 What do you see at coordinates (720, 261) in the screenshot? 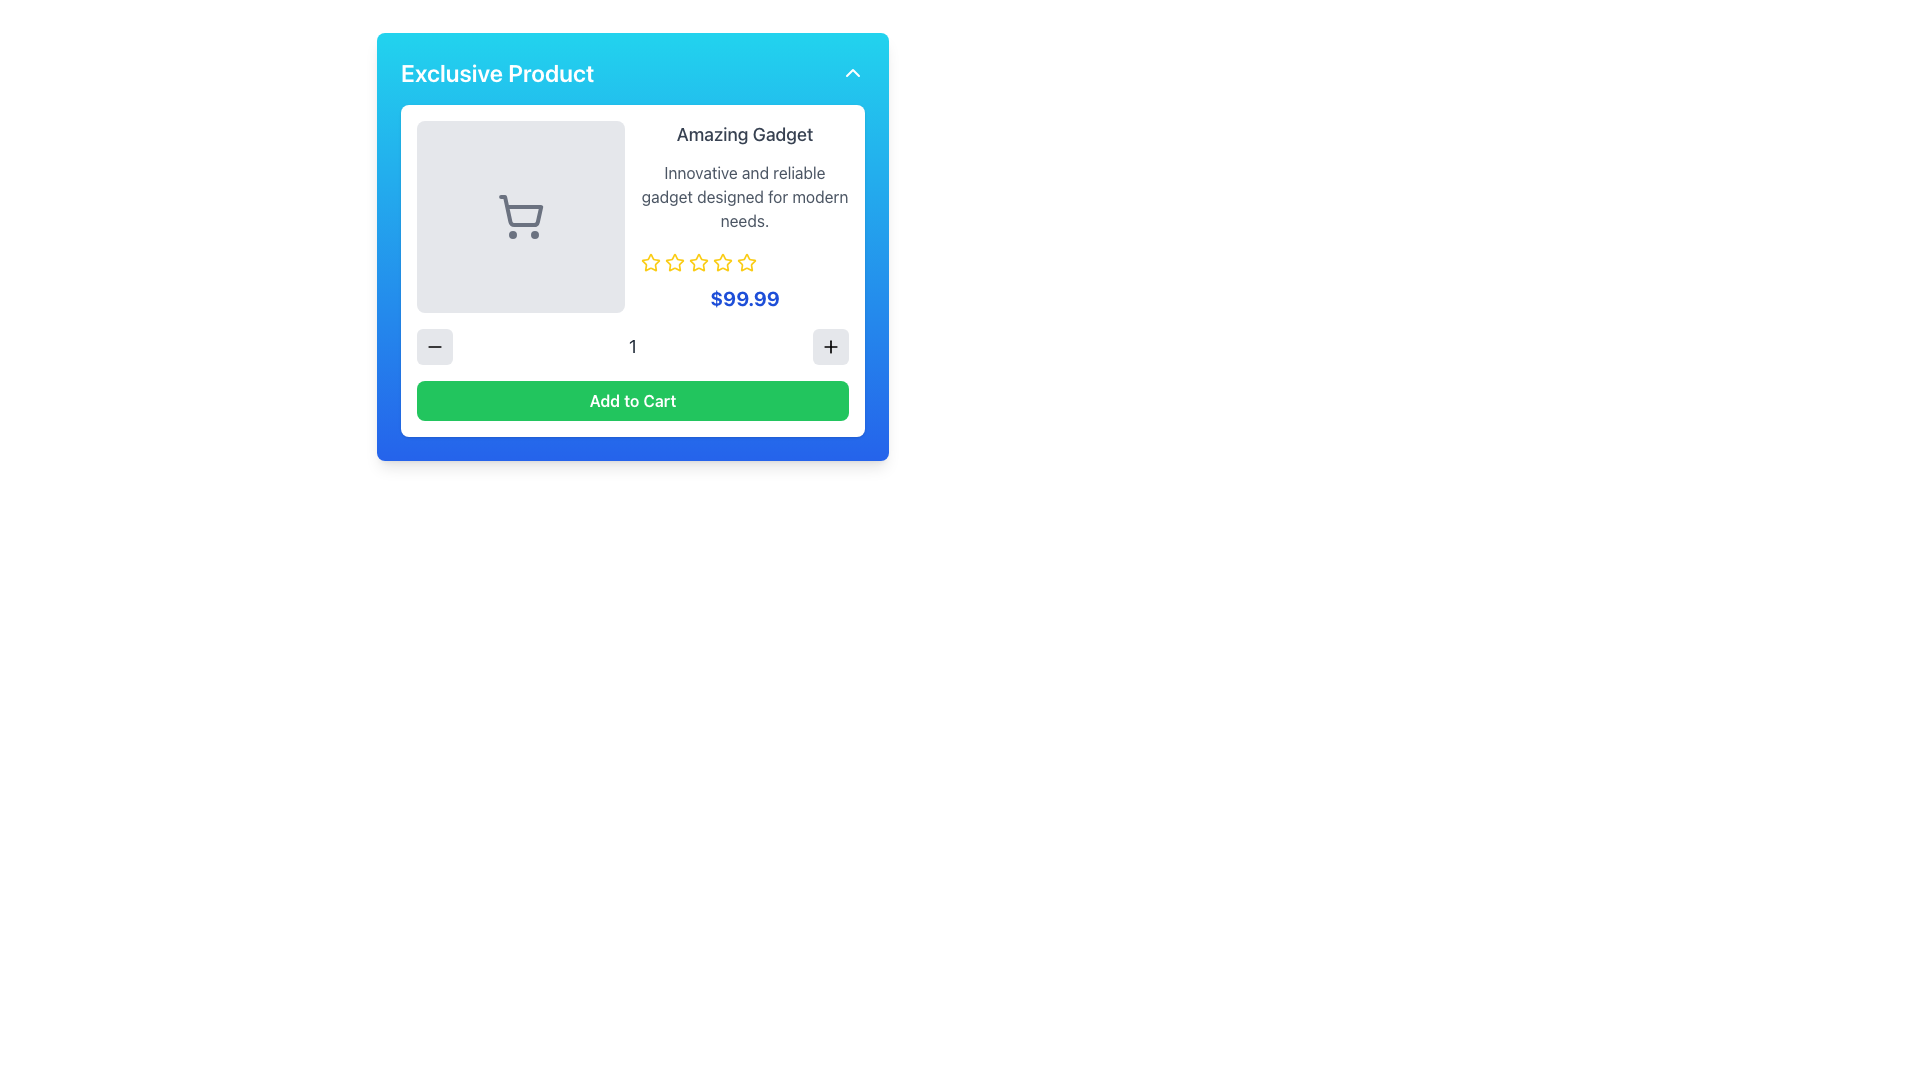
I see `the third star icon` at bounding box center [720, 261].